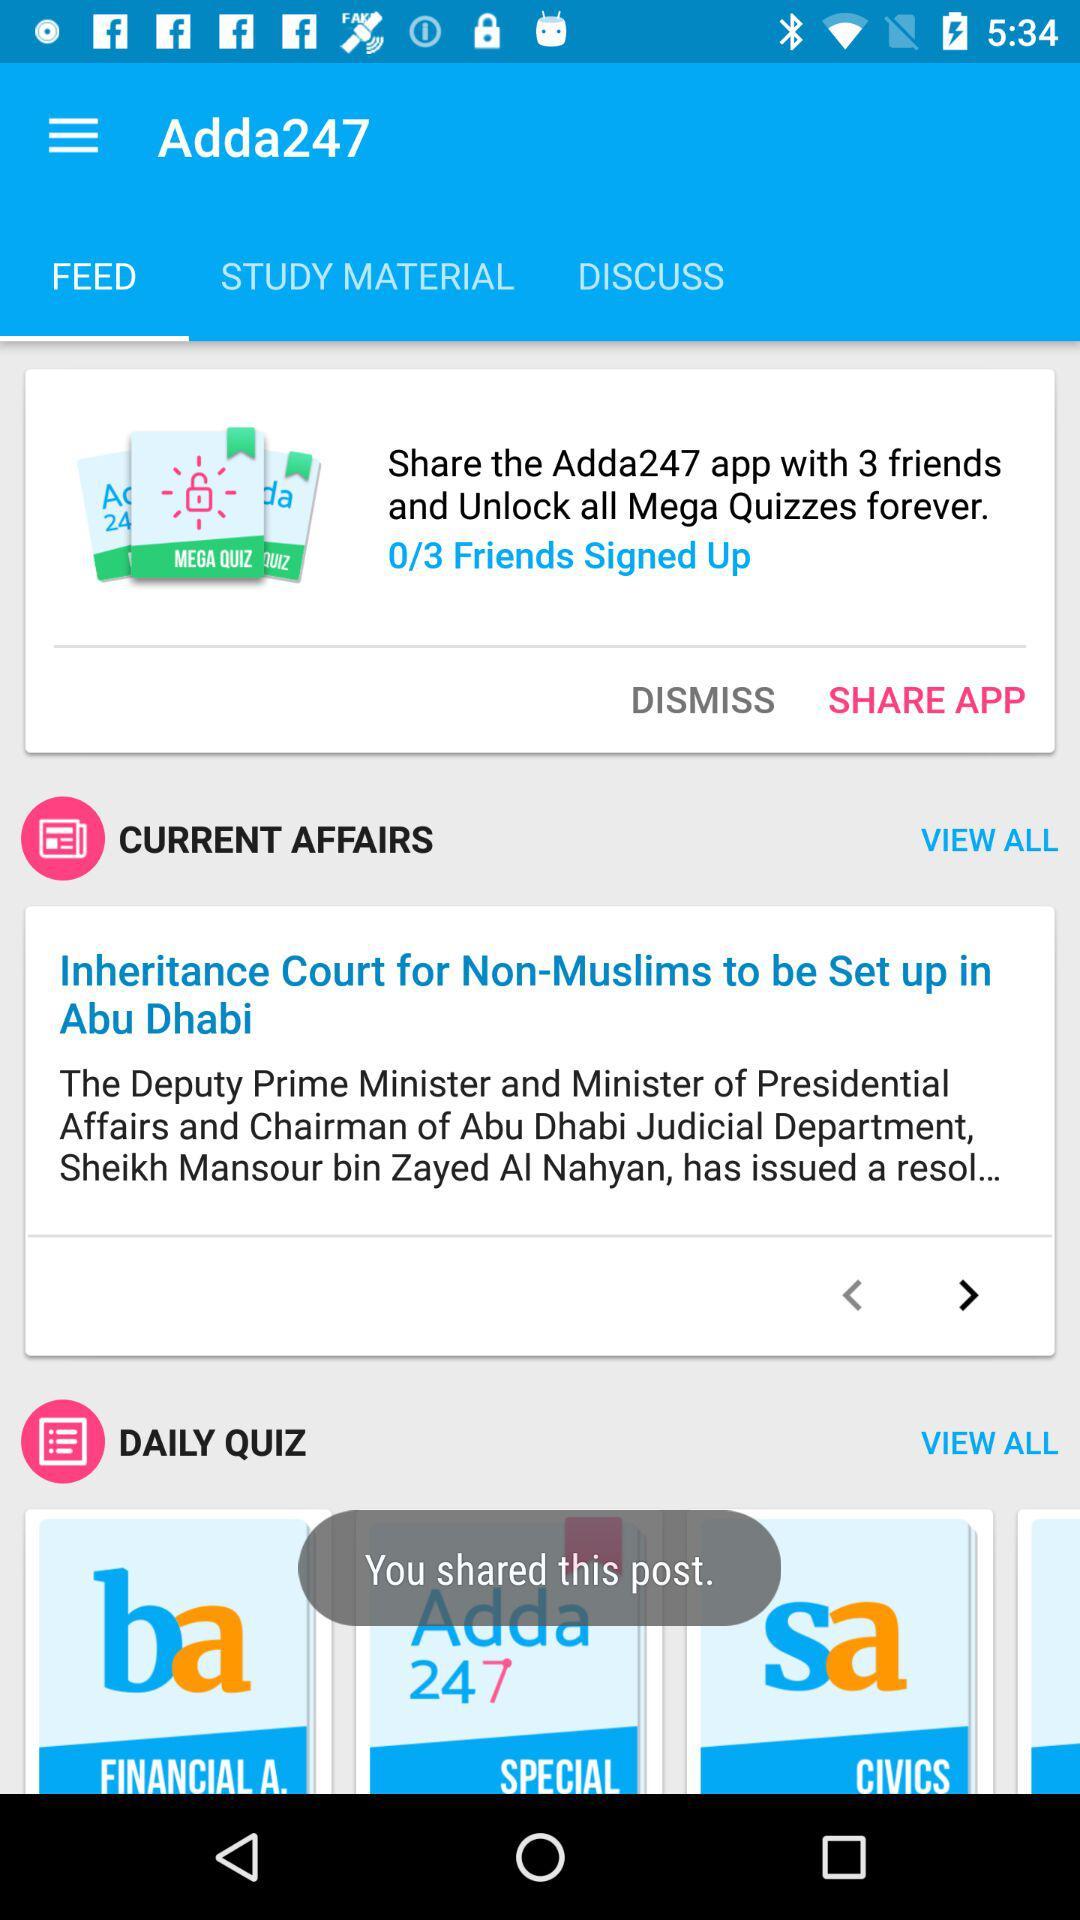 The width and height of the screenshot is (1080, 1920). Describe the element at coordinates (852, 1295) in the screenshot. I see `back face` at that location.